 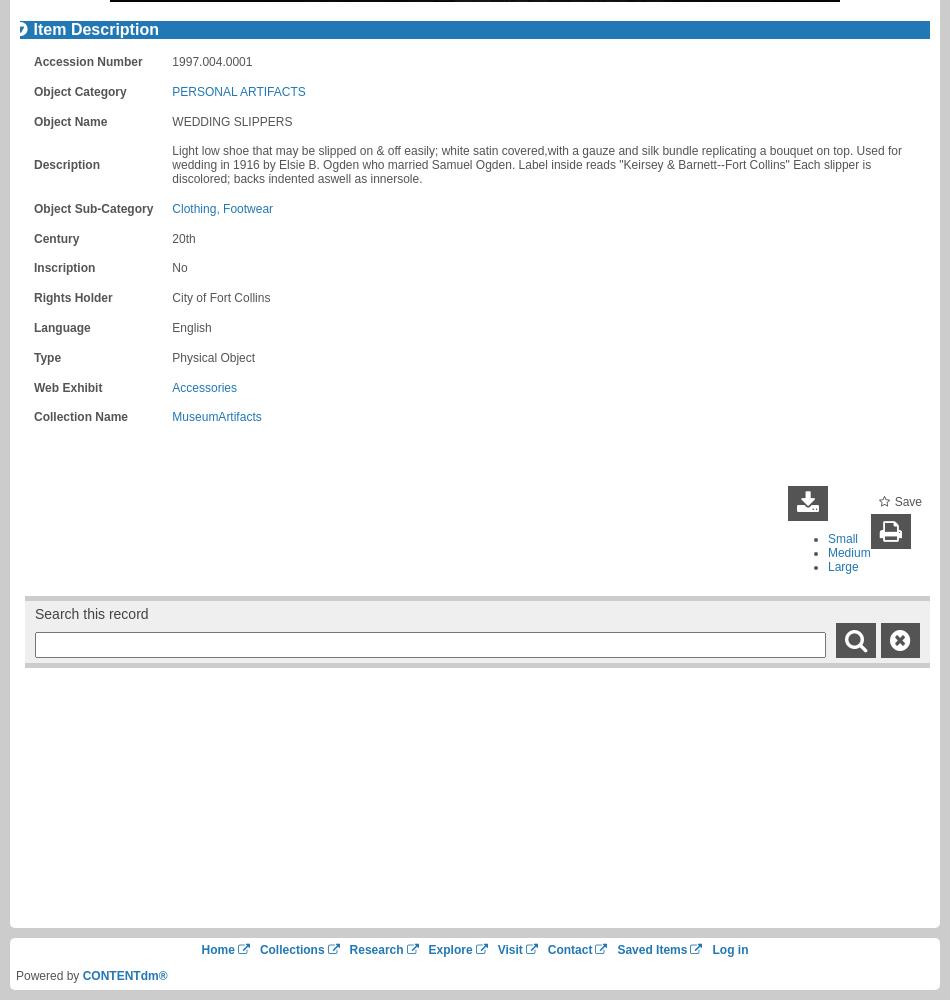 I want to click on 'Collection Name', so click(x=81, y=417).